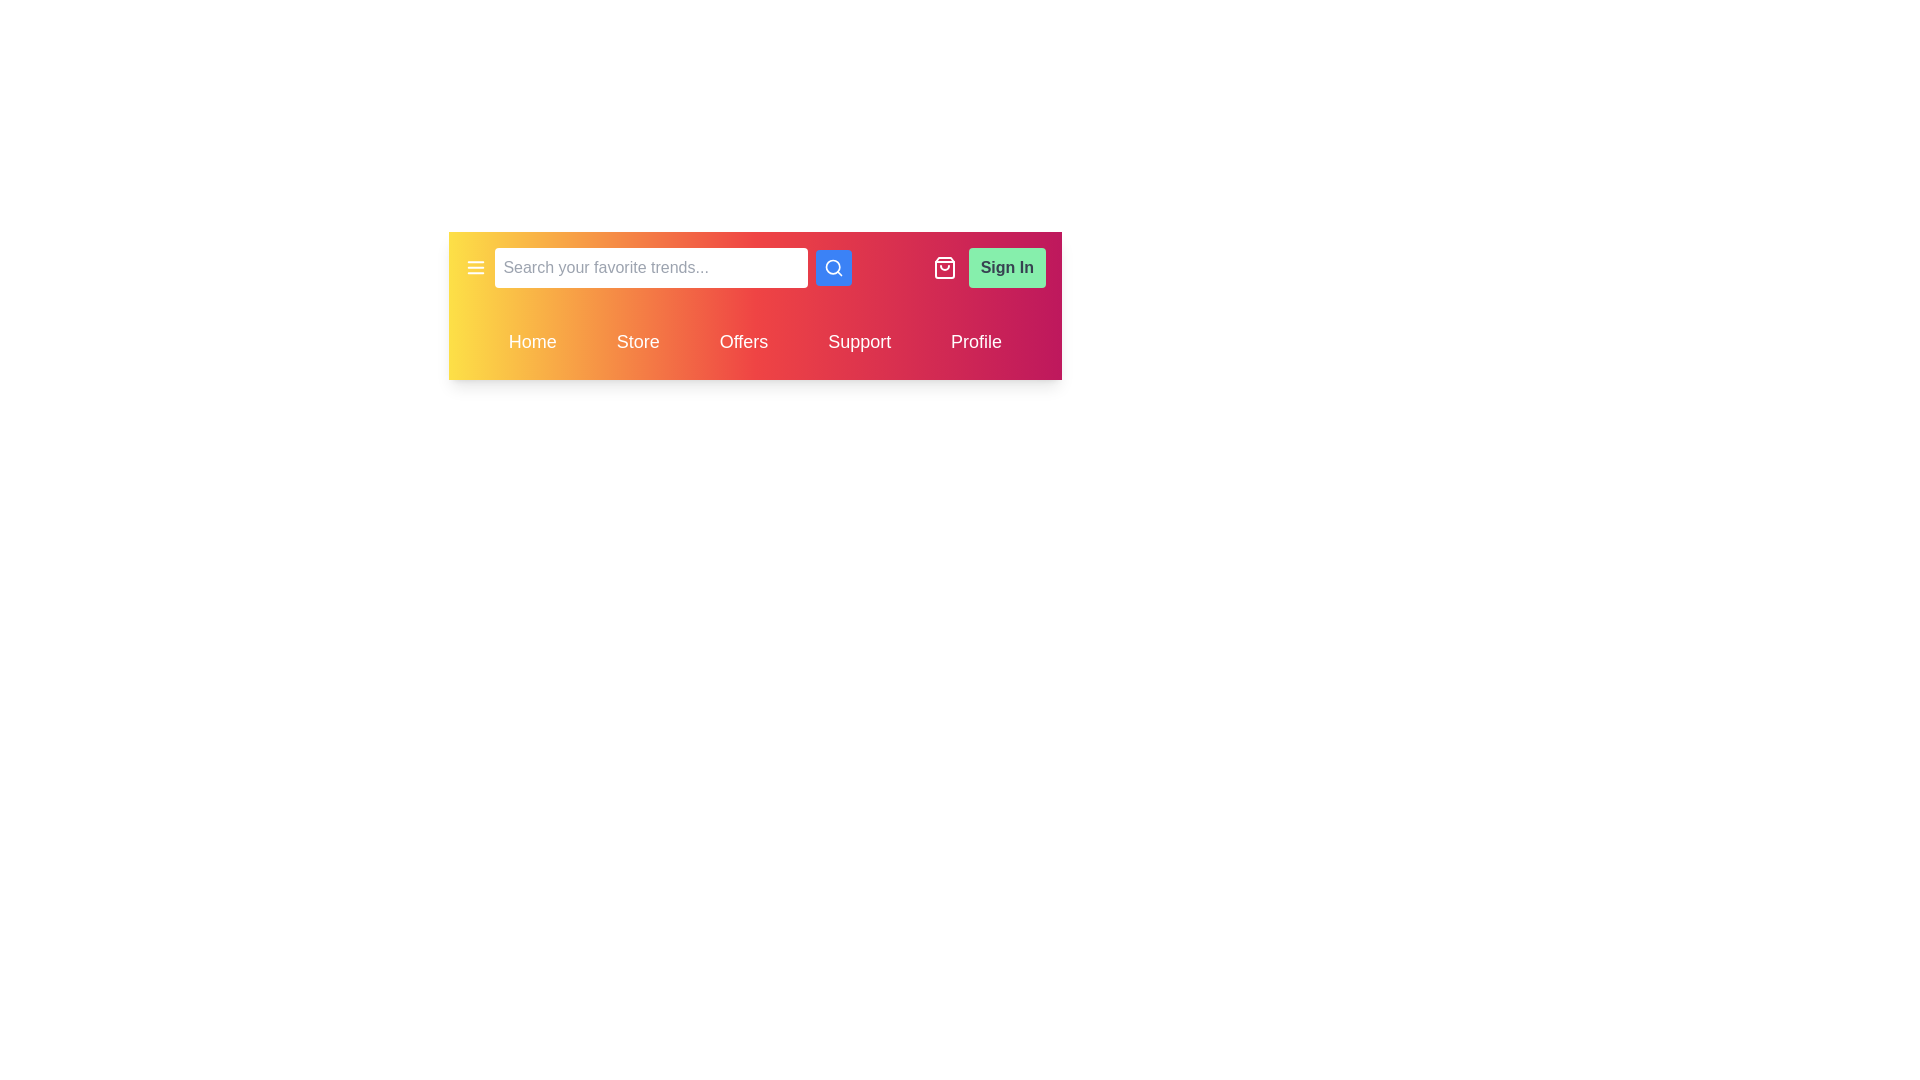 The height and width of the screenshot is (1080, 1920). What do you see at coordinates (637, 341) in the screenshot?
I see `the navigation button labeled Store` at bounding box center [637, 341].